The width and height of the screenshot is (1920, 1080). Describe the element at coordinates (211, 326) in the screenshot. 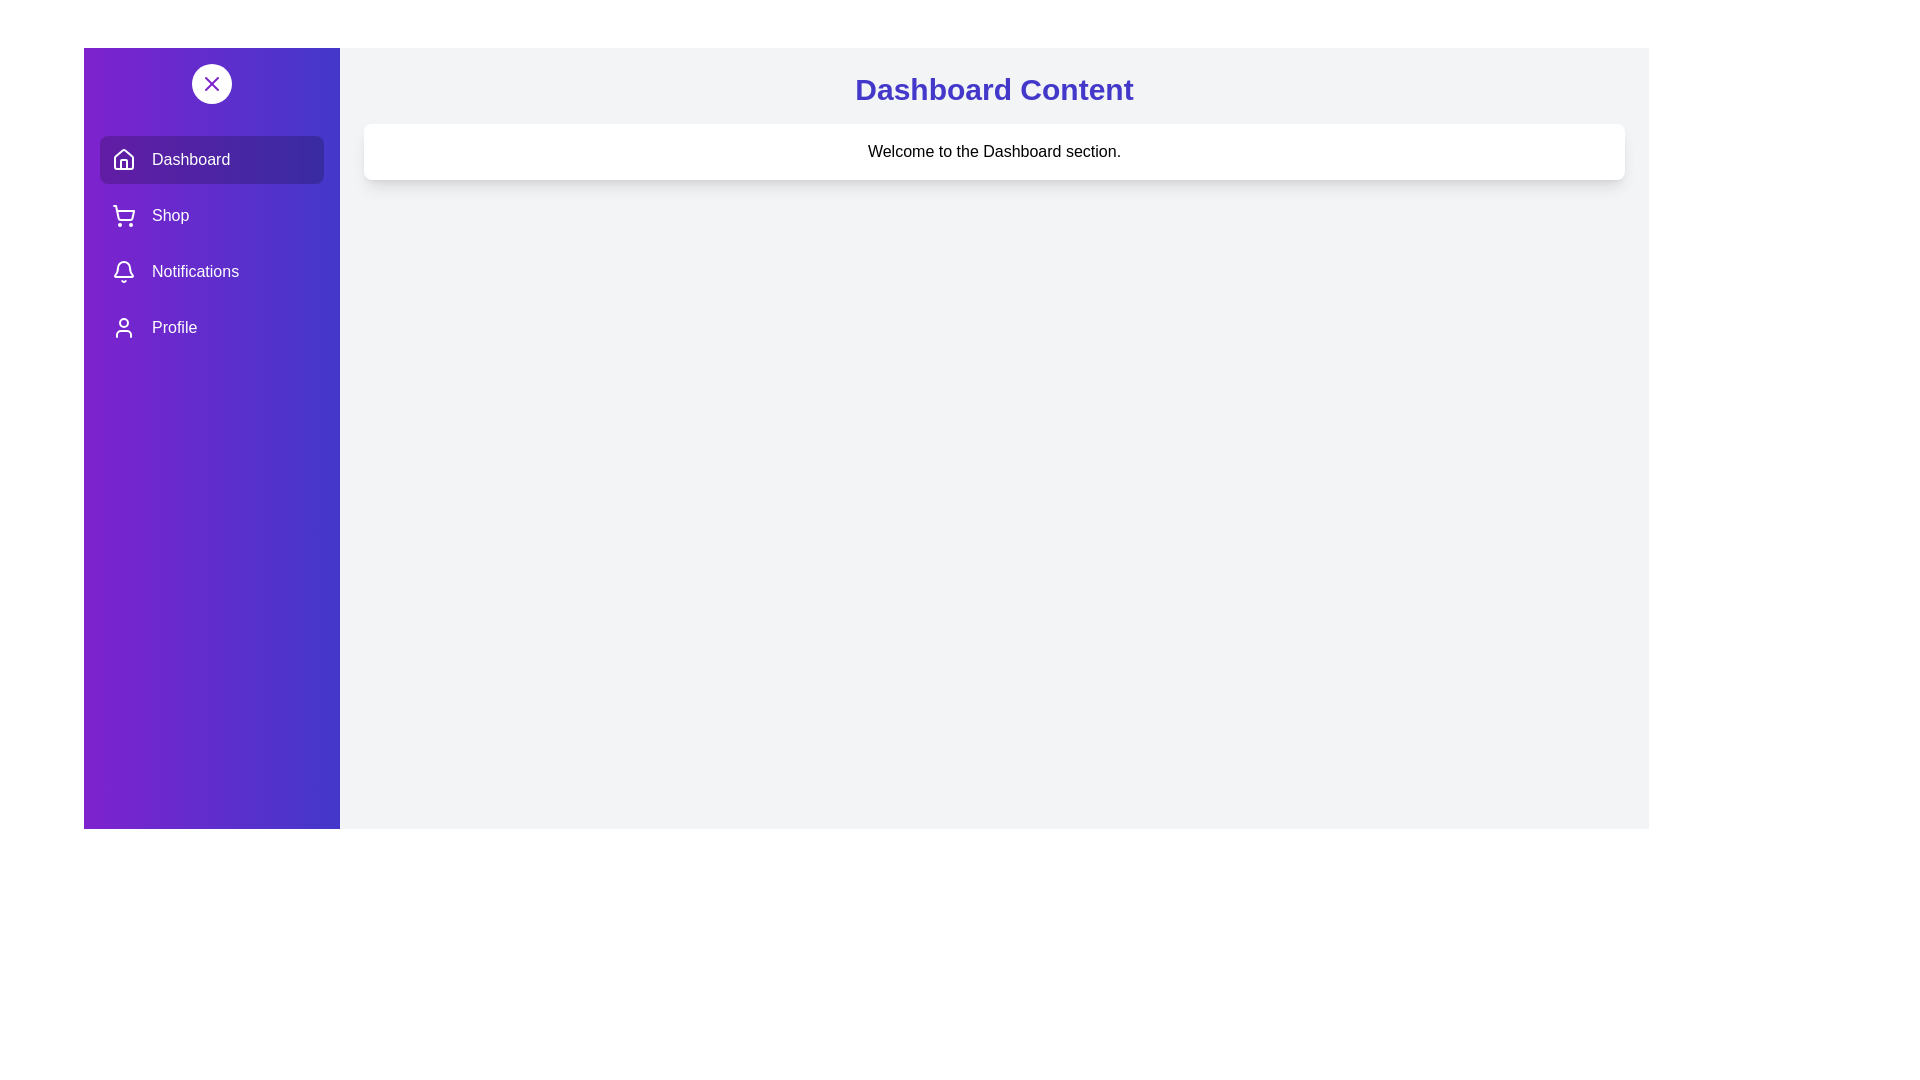

I see `the Profile section in the drawer to activate it` at that location.